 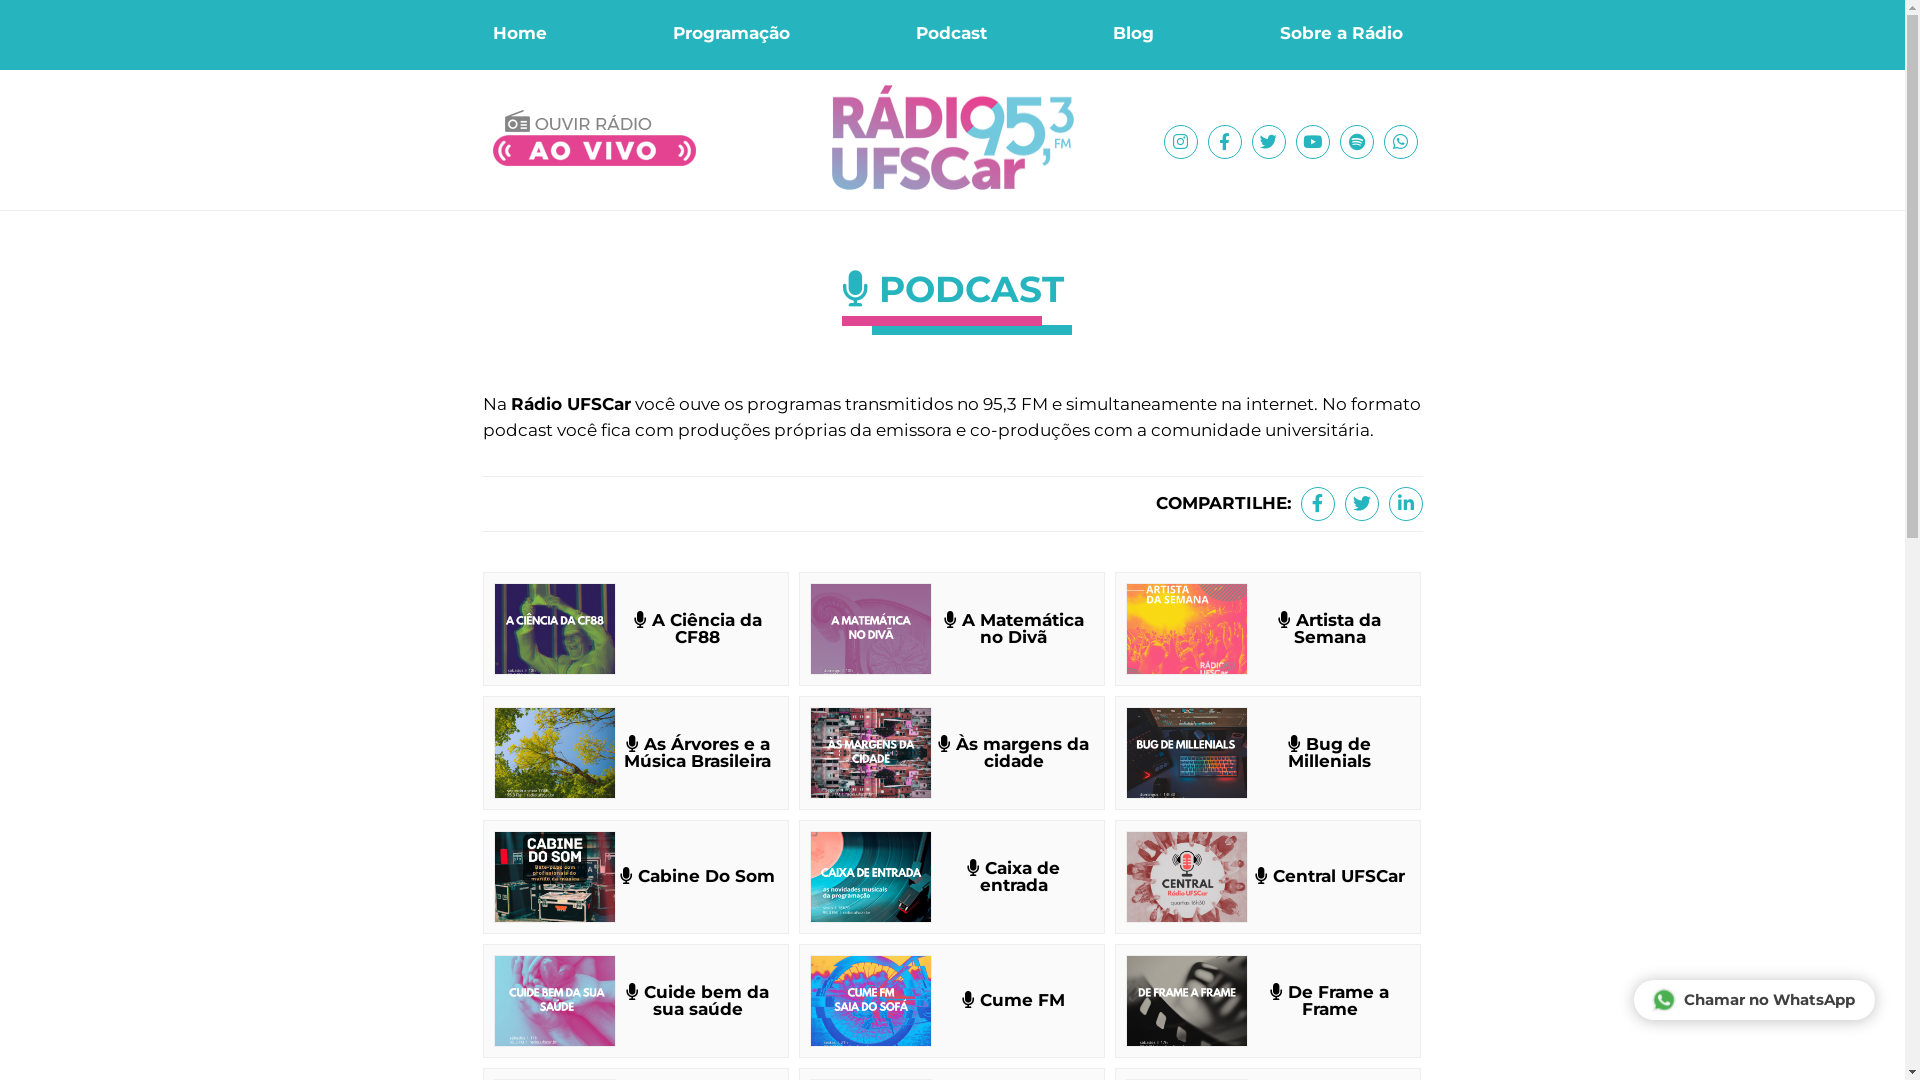 What do you see at coordinates (1360, 503) in the screenshot?
I see `'Twitter'` at bounding box center [1360, 503].